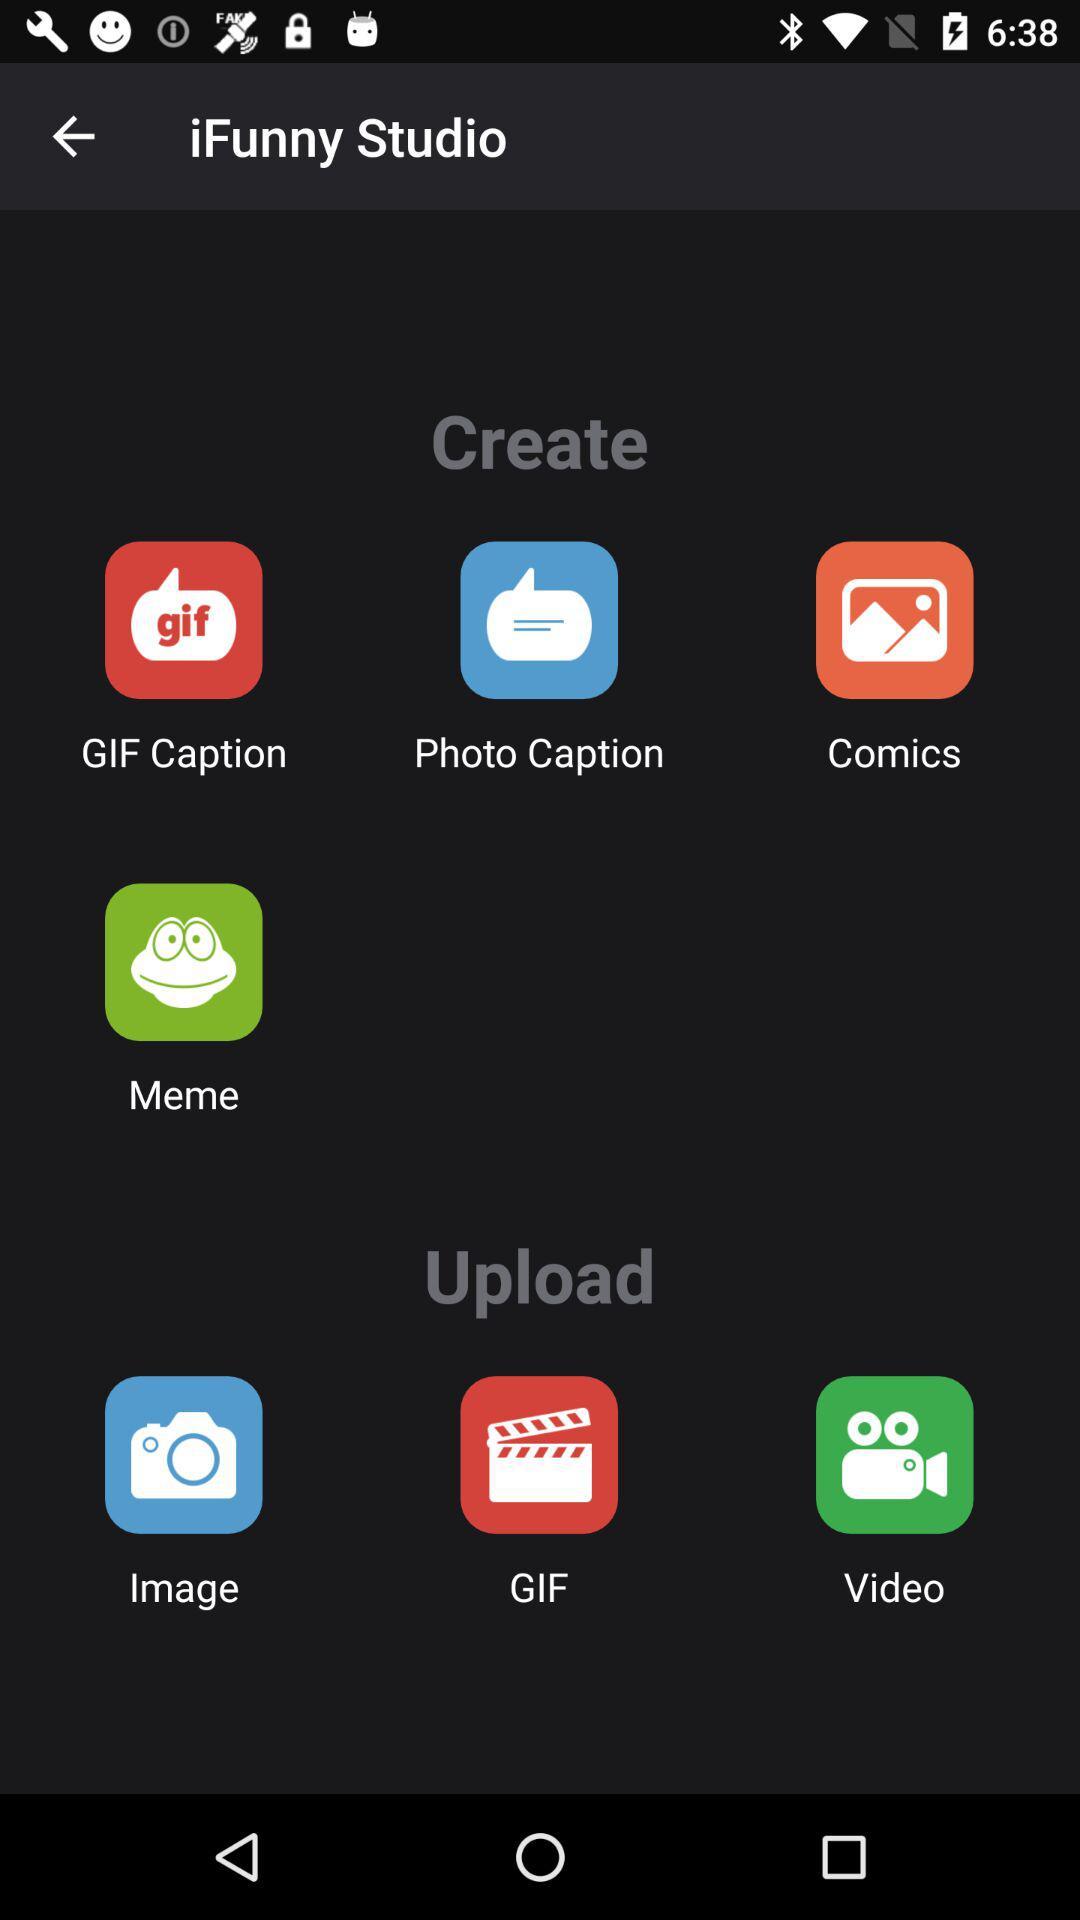 This screenshot has height=1920, width=1080. Describe the element at coordinates (183, 619) in the screenshot. I see `the chat icon` at that location.